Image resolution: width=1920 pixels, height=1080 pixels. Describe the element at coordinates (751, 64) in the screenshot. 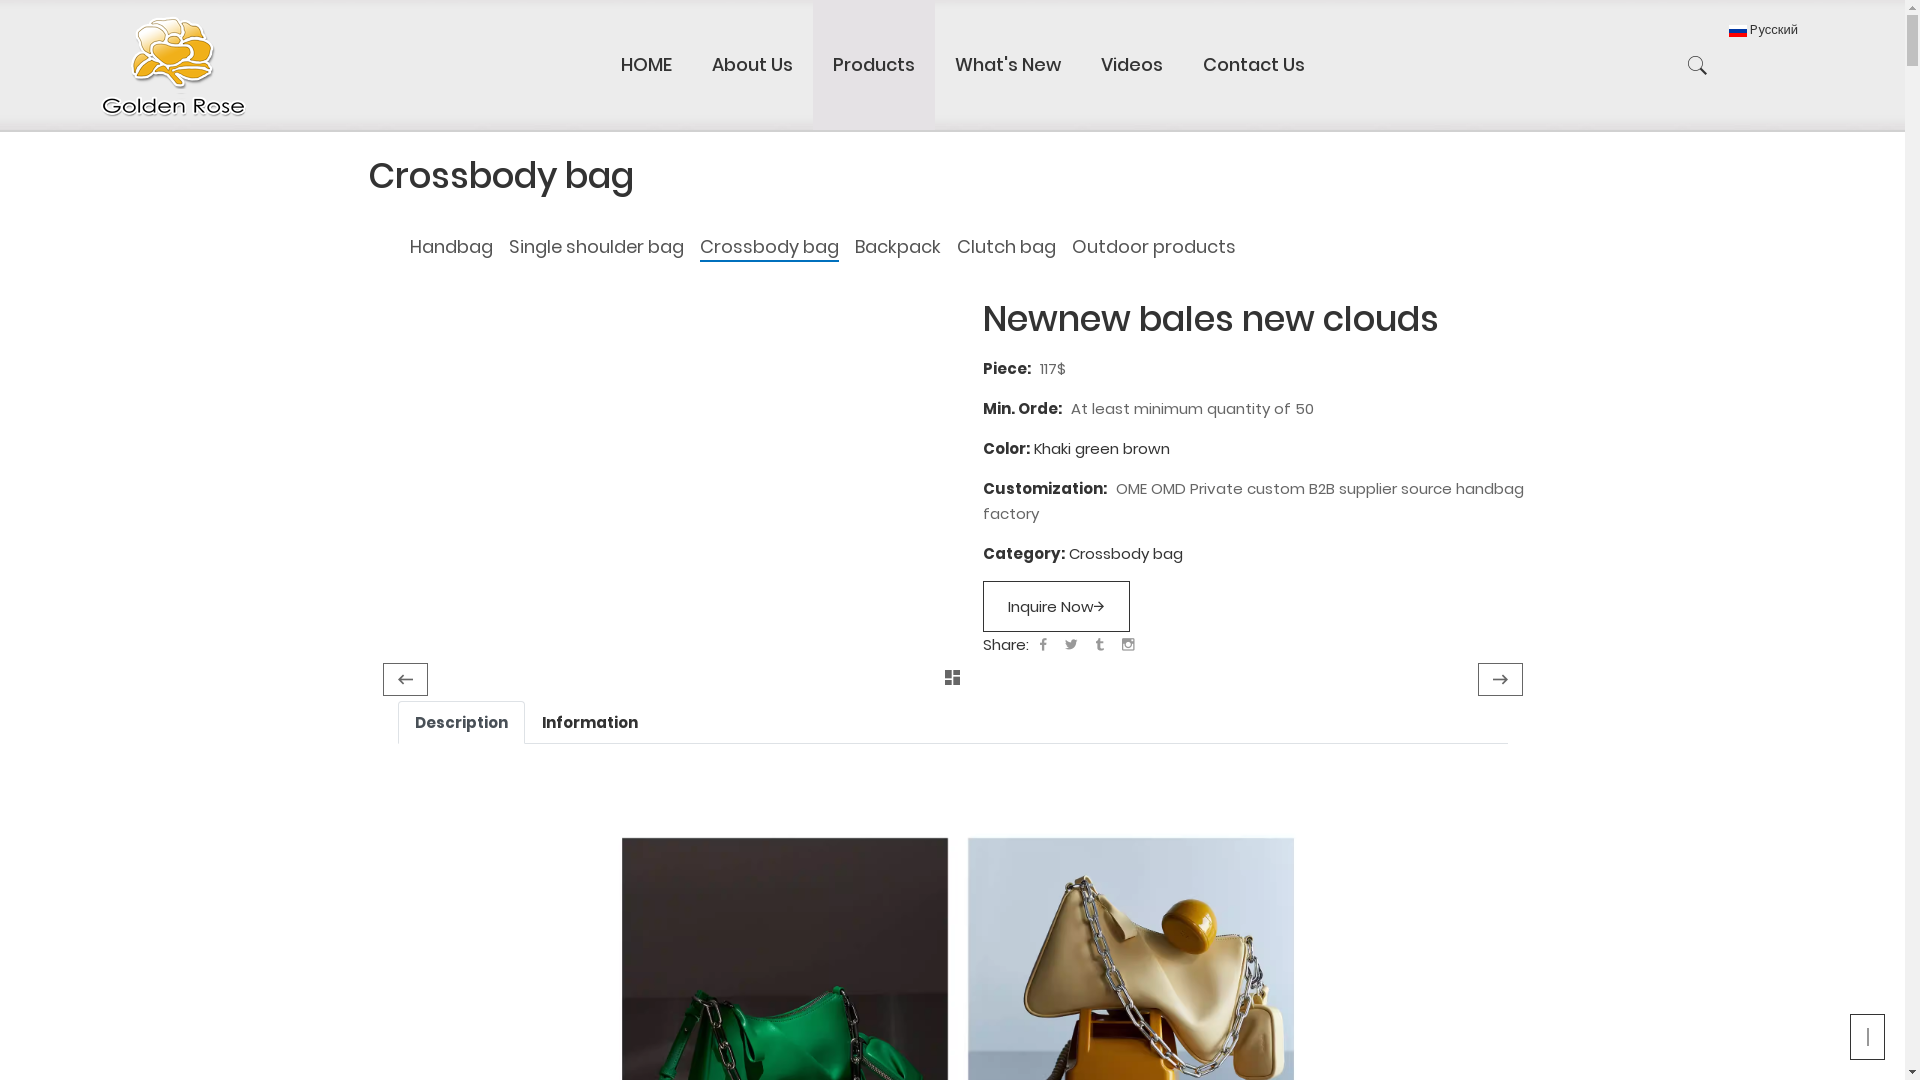

I see `'About Us'` at that location.